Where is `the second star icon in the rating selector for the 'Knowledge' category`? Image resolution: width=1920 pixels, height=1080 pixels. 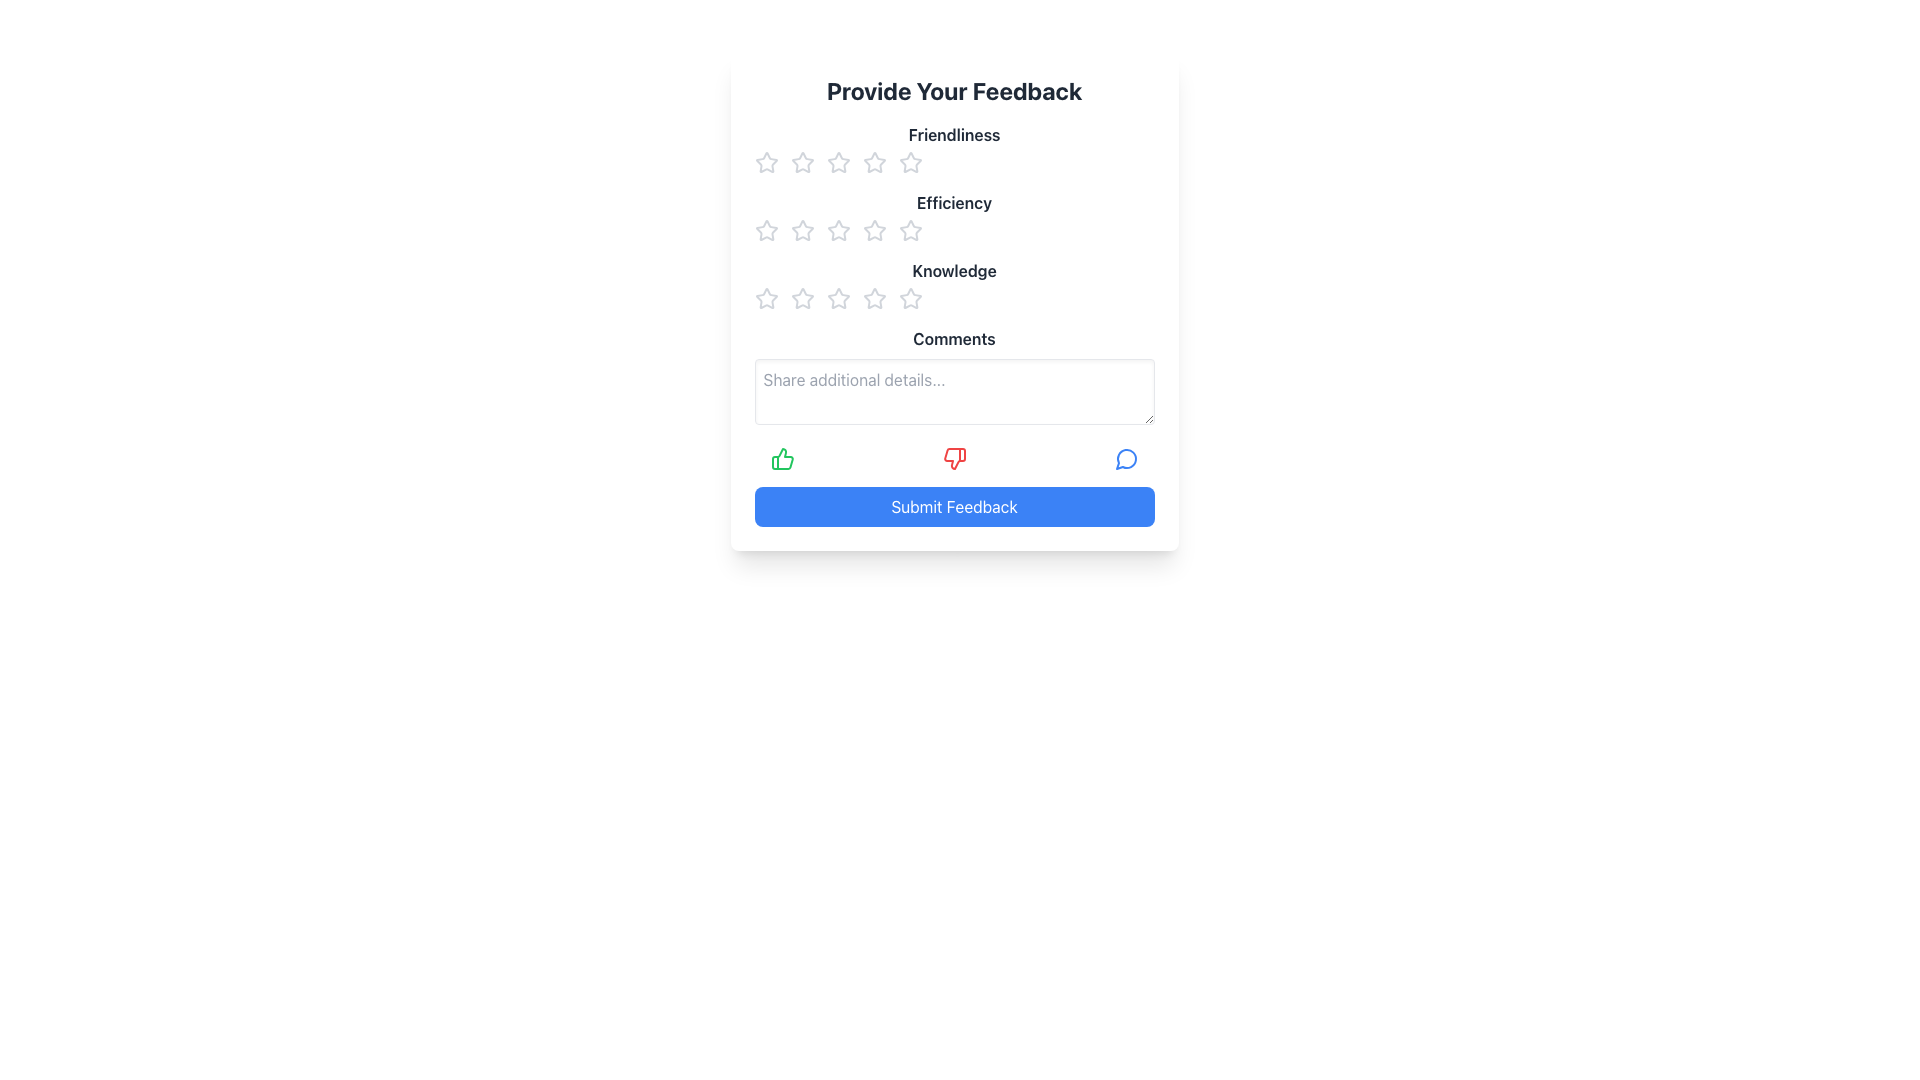 the second star icon in the rating selector for the 'Knowledge' category is located at coordinates (802, 299).